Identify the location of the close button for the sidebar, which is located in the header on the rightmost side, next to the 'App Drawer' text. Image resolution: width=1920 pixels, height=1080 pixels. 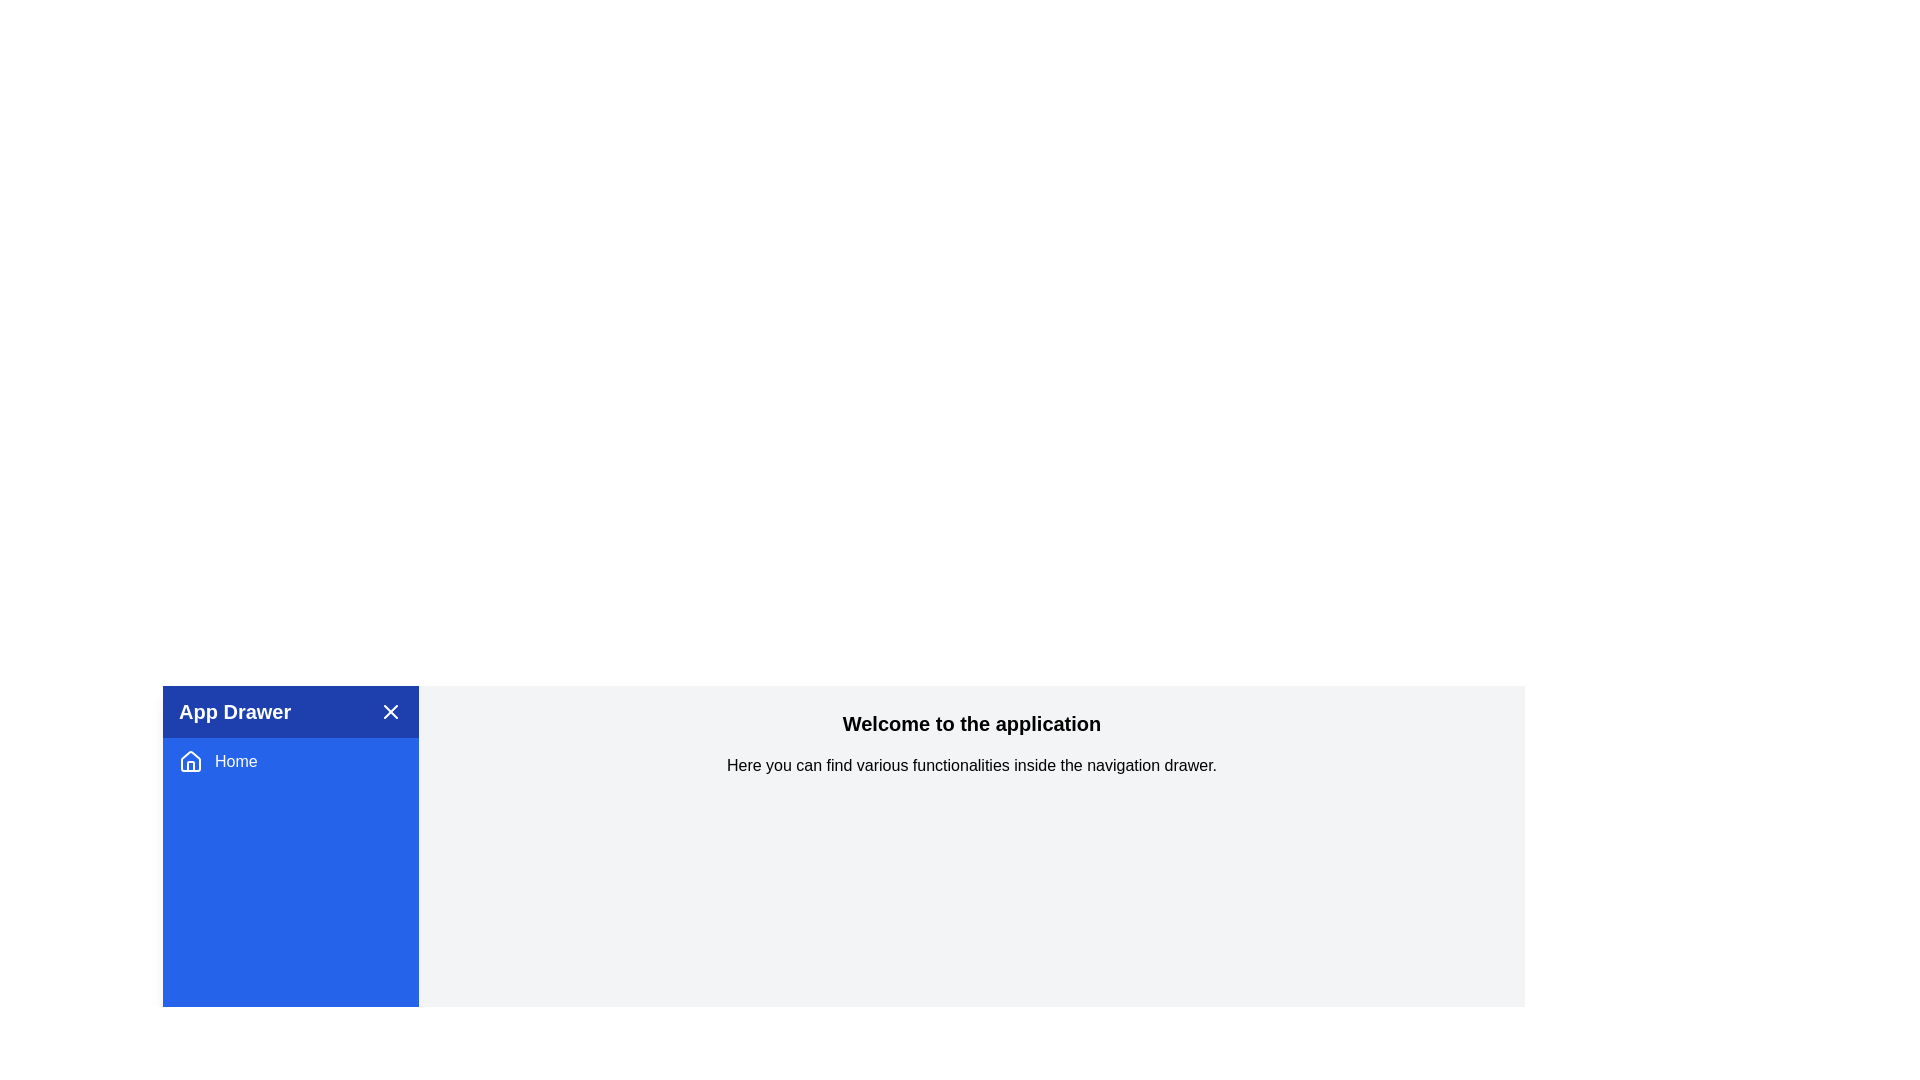
(390, 711).